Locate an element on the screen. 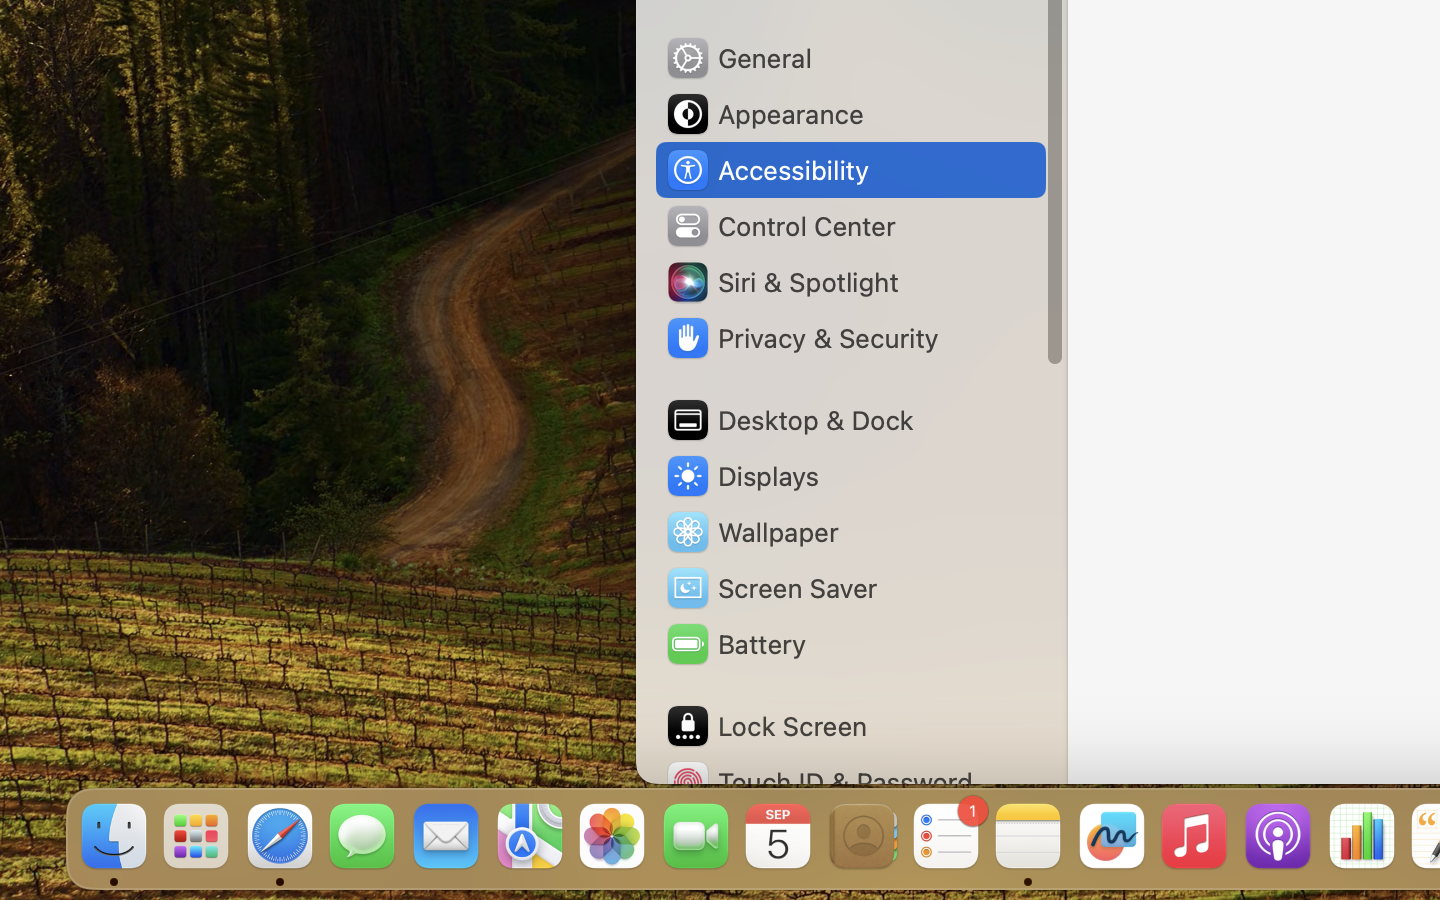  'Siri & Spotlight' is located at coordinates (781, 280).